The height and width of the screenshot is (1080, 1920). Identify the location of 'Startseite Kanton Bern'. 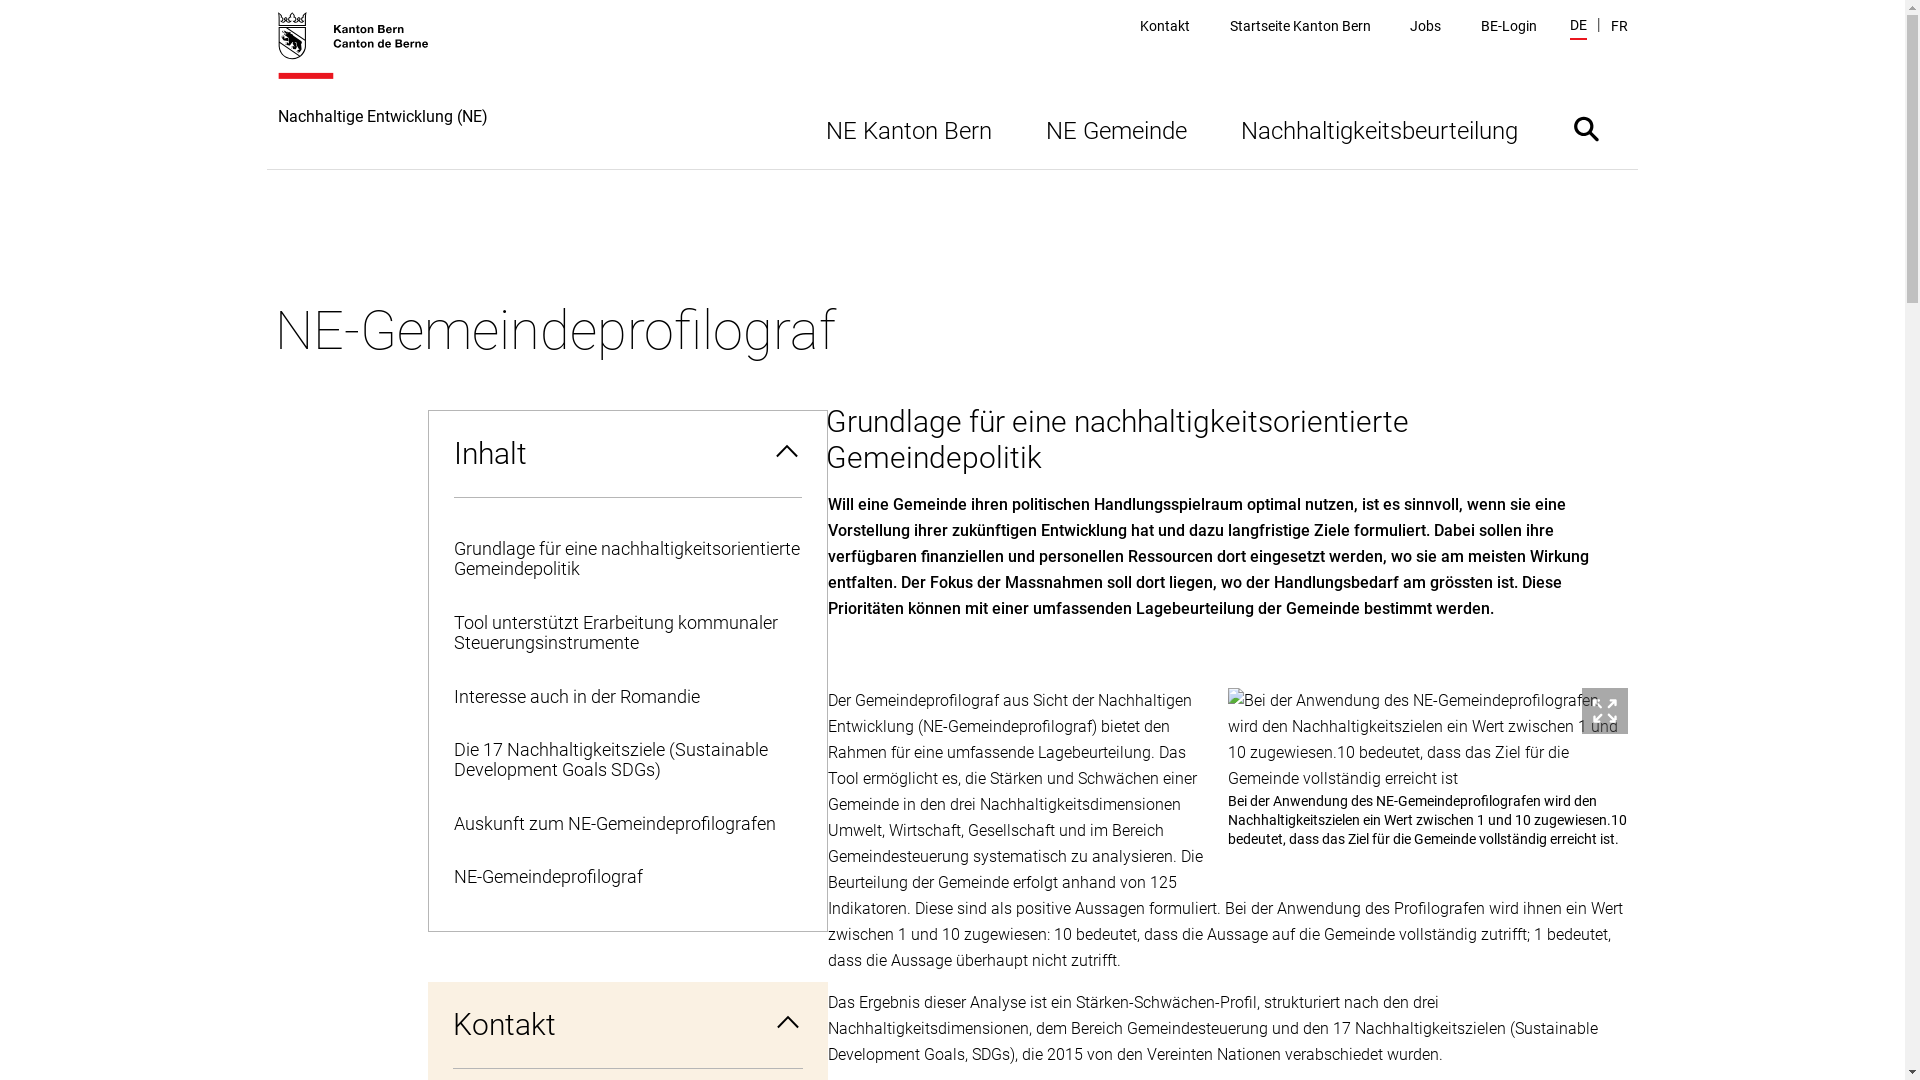
(1228, 26).